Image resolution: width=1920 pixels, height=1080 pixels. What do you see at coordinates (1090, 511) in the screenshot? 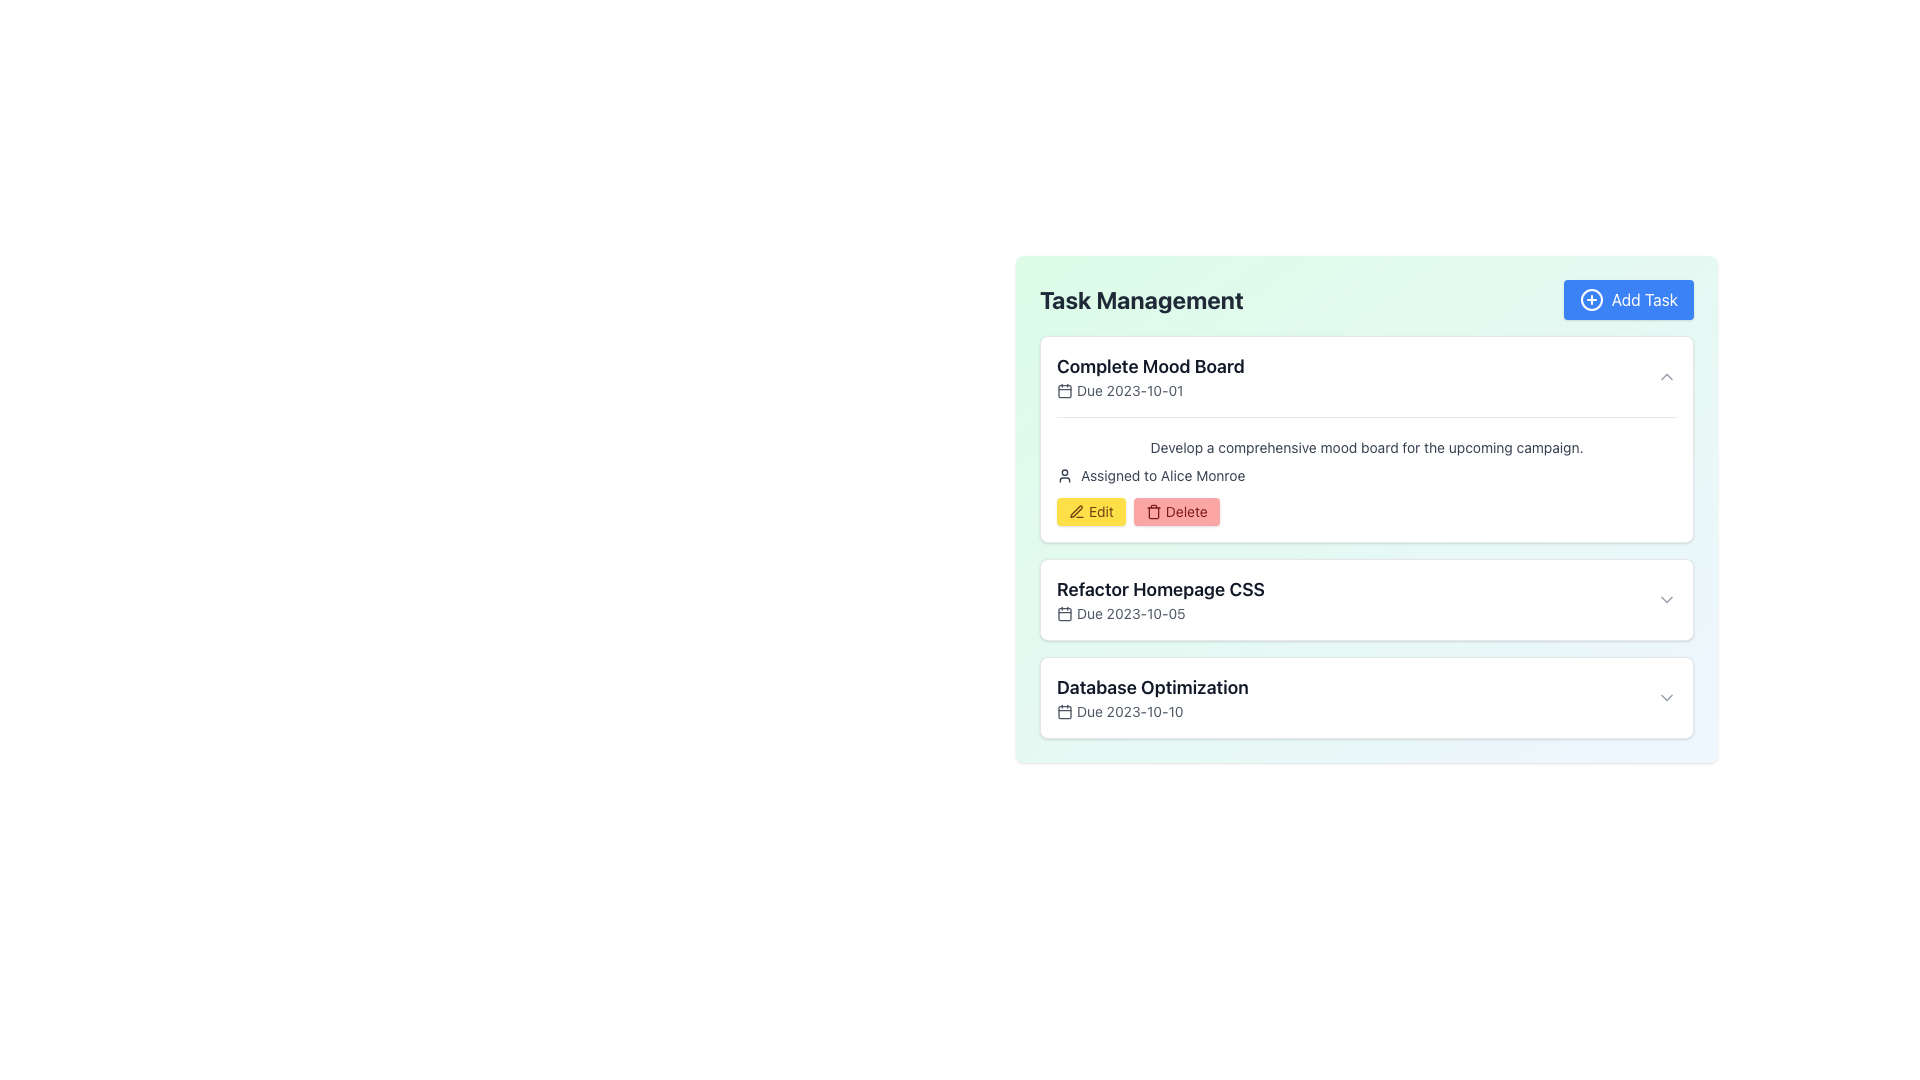
I see `the yellow 'Edit' button with a pen icon located at the bottom of the 'Complete Mood Board' task card` at bounding box center [1090, 511].